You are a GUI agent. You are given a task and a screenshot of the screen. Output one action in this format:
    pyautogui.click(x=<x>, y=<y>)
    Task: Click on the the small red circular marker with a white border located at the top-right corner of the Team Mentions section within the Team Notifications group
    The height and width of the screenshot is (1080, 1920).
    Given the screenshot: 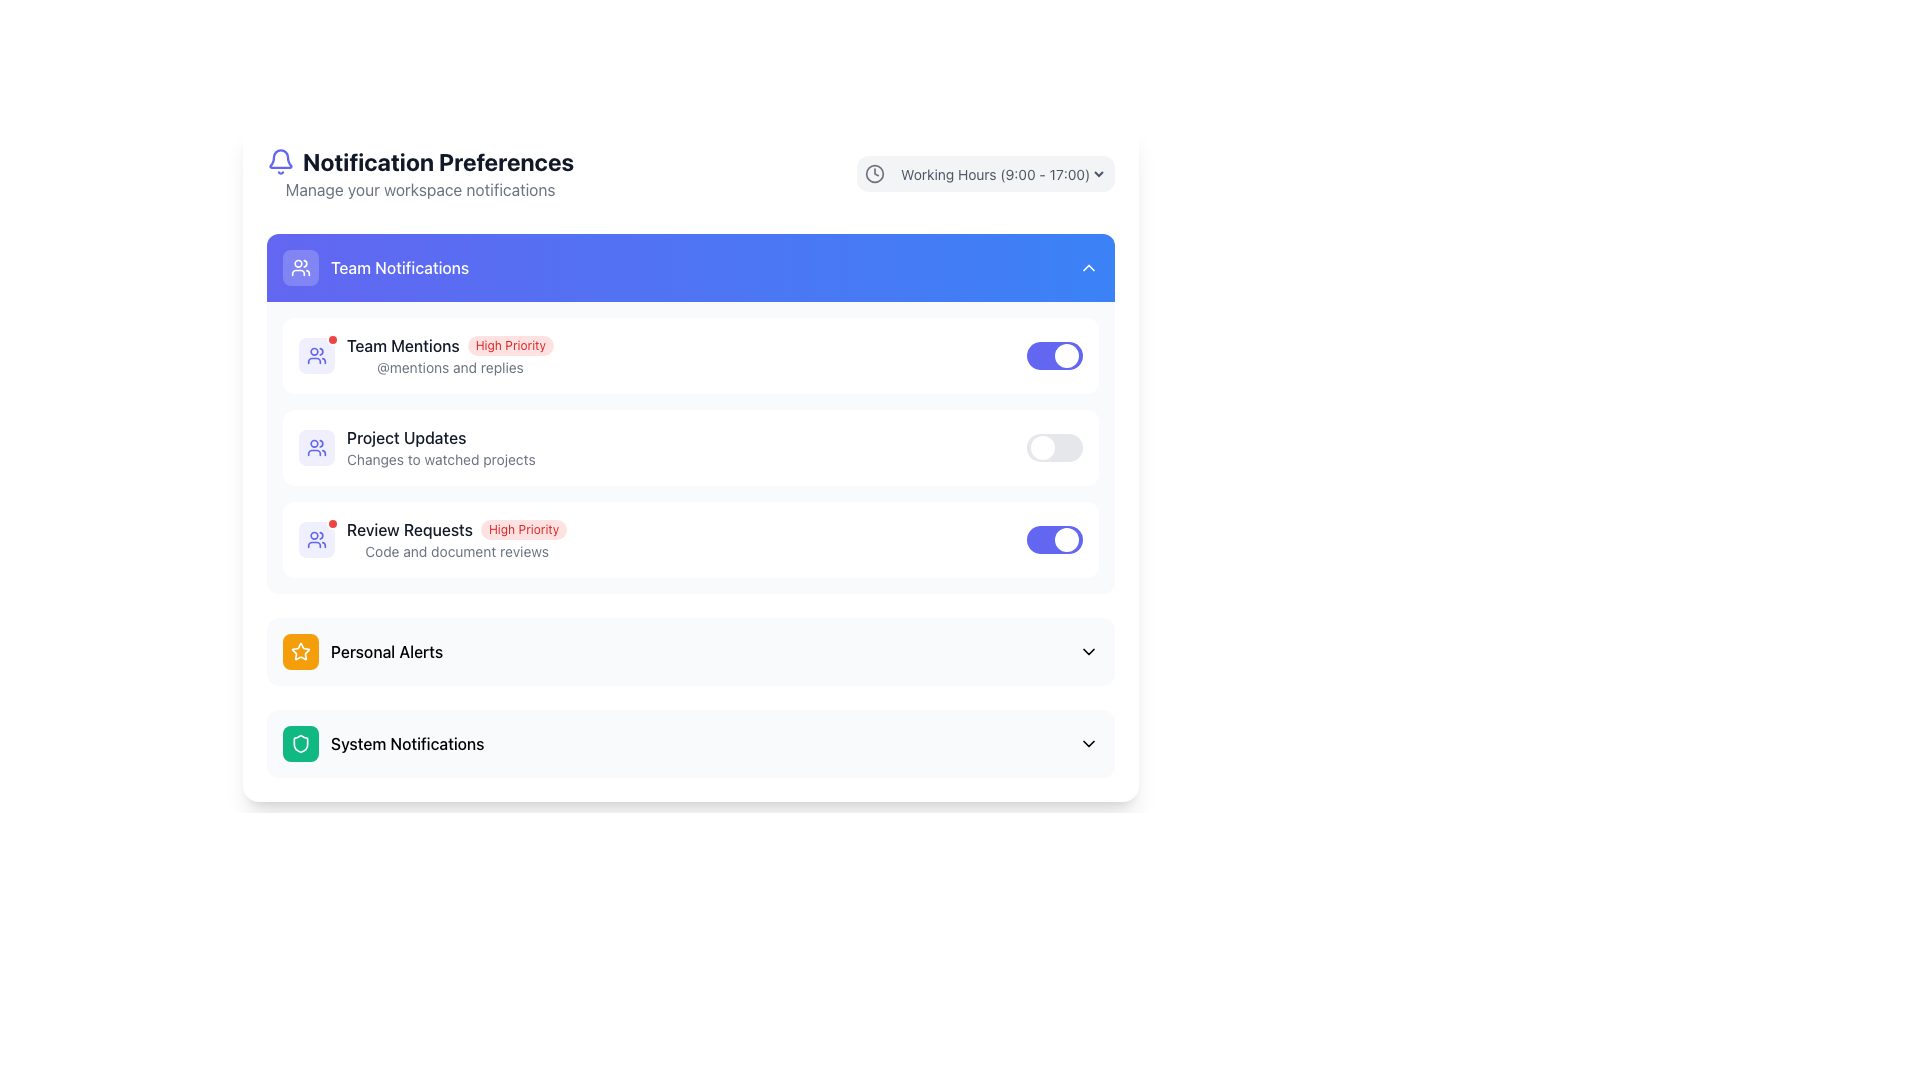 What is the action you would take?
    pyautogui.click(x=332, y=338)
    